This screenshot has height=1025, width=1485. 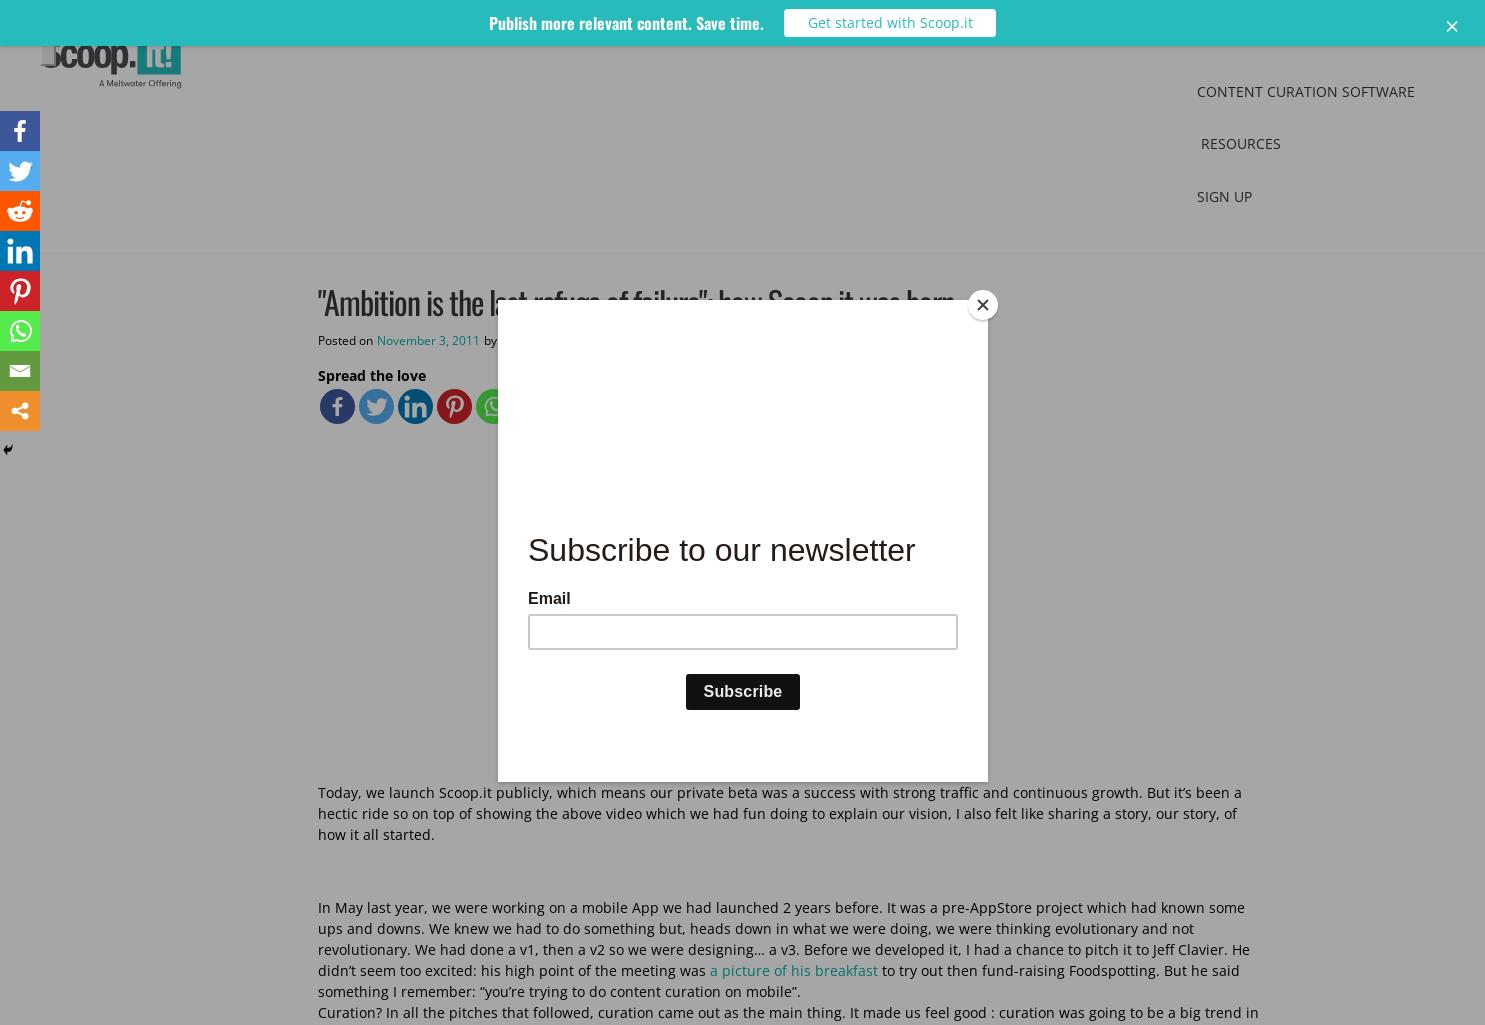 What do you see at coordinates (783, 939) in the screenshot?
I see `'In May last year, we were working on a mobile App we had launched 2 years before. It was a pre-AppStore project which had known some ups and downs. We knew we had to do something but, heads down in what we were doing, we were thinking evolutionary and not revolutionary. We had done a v1, then a v2 so we were designing… a v3. Before we developed it, I had a chance to pitch it to Jeff Clavier. He didn’t seem too excited: his high point of the meeting was'` at bounding box center [783, 939].